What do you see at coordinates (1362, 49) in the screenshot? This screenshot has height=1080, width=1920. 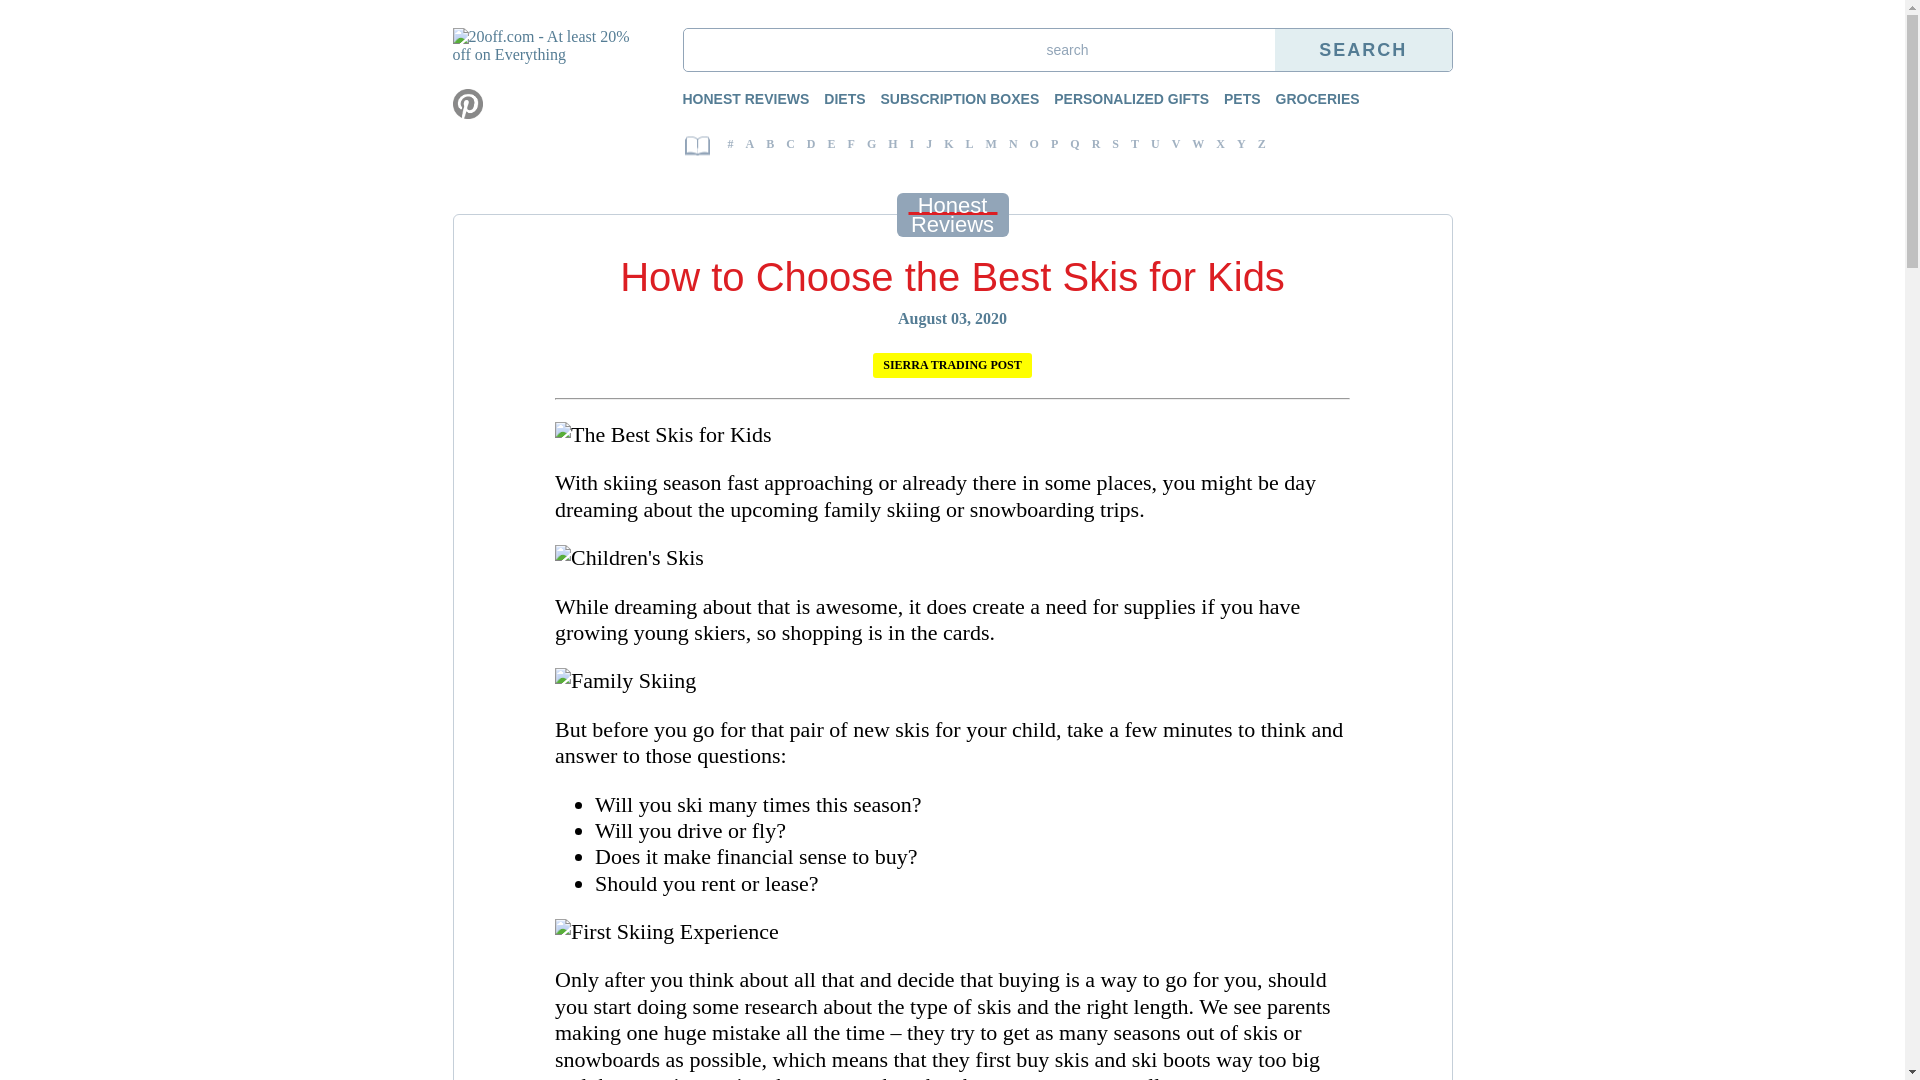 I see `'SEARCH'` at bounding box center [1362, 49].